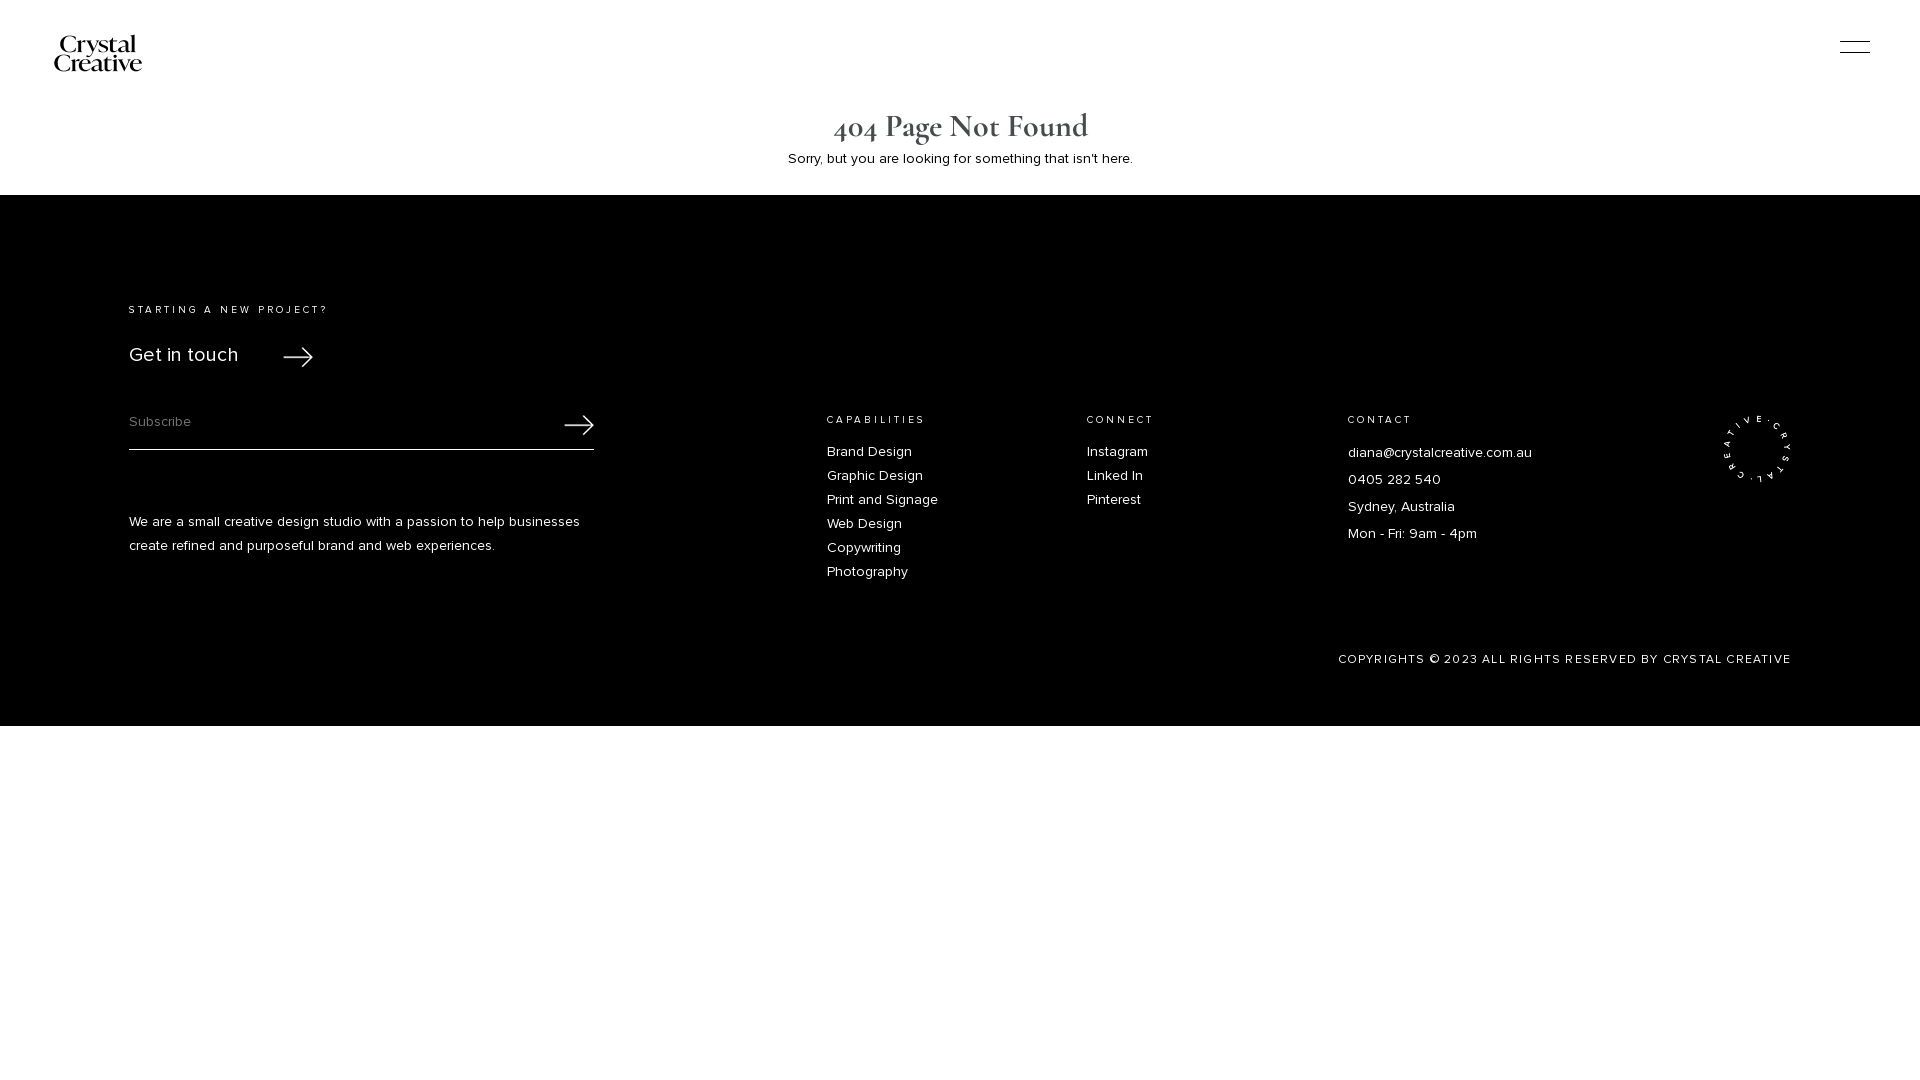 This screenshot has width=1920, height=1080. Describe the element at coordinates (1393, 479) in the screenshot. I see `'0405 282 540'` at that location.